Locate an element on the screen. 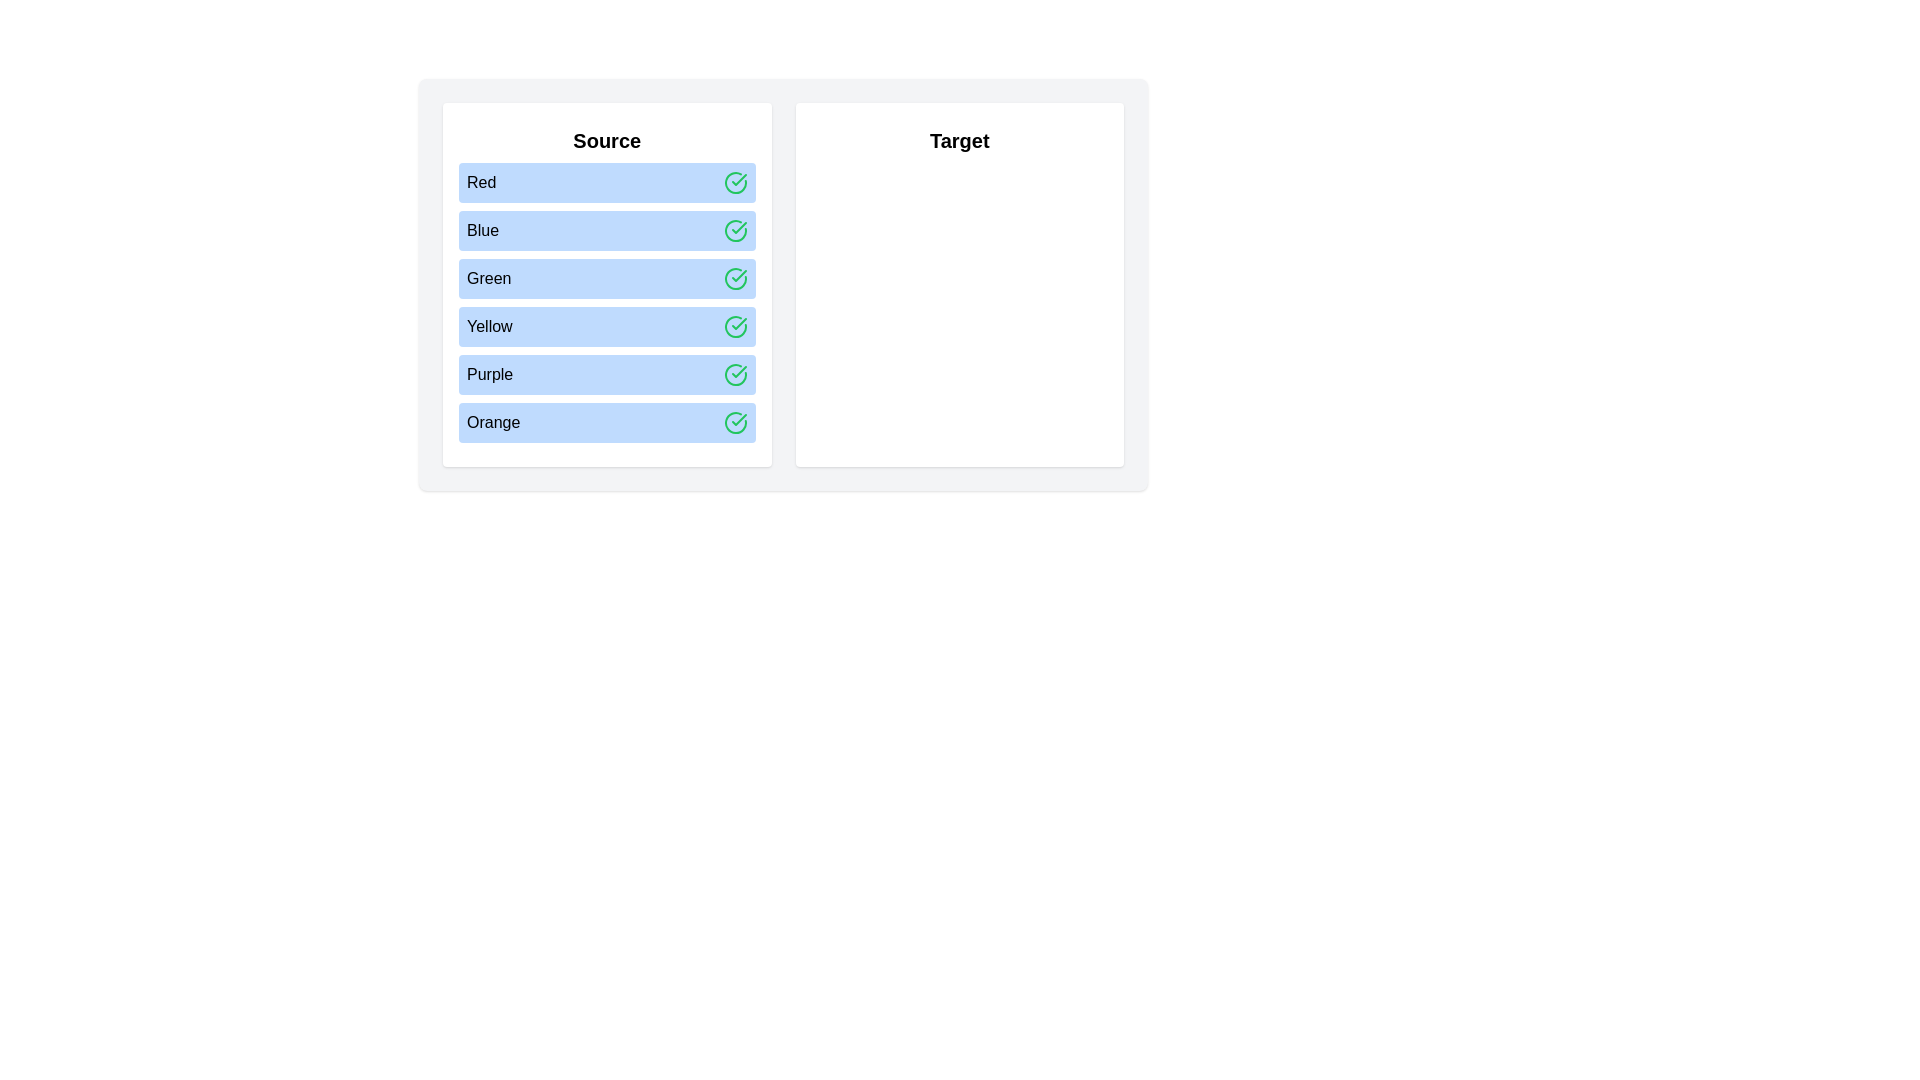 This screenshot has height=1080, width=1920. green check icon next to the item Orange in the Source list to move it to the Target list is located at coordinates (734, 422).